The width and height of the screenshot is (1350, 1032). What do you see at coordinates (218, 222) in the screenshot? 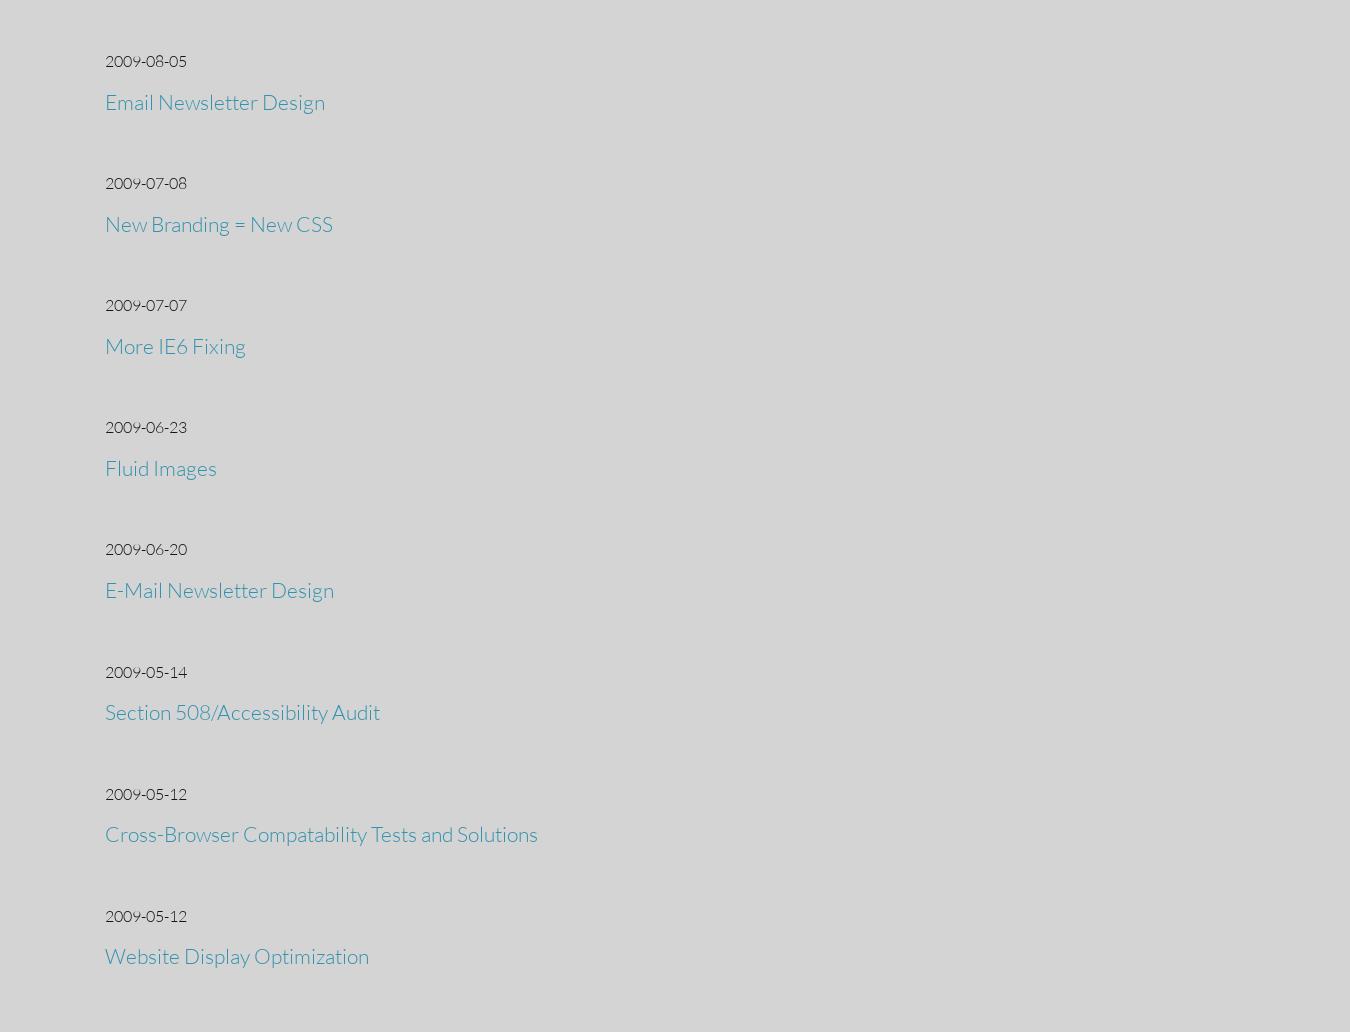
I see `'New Branding = New CSS'` at bounding box center [218, 222].